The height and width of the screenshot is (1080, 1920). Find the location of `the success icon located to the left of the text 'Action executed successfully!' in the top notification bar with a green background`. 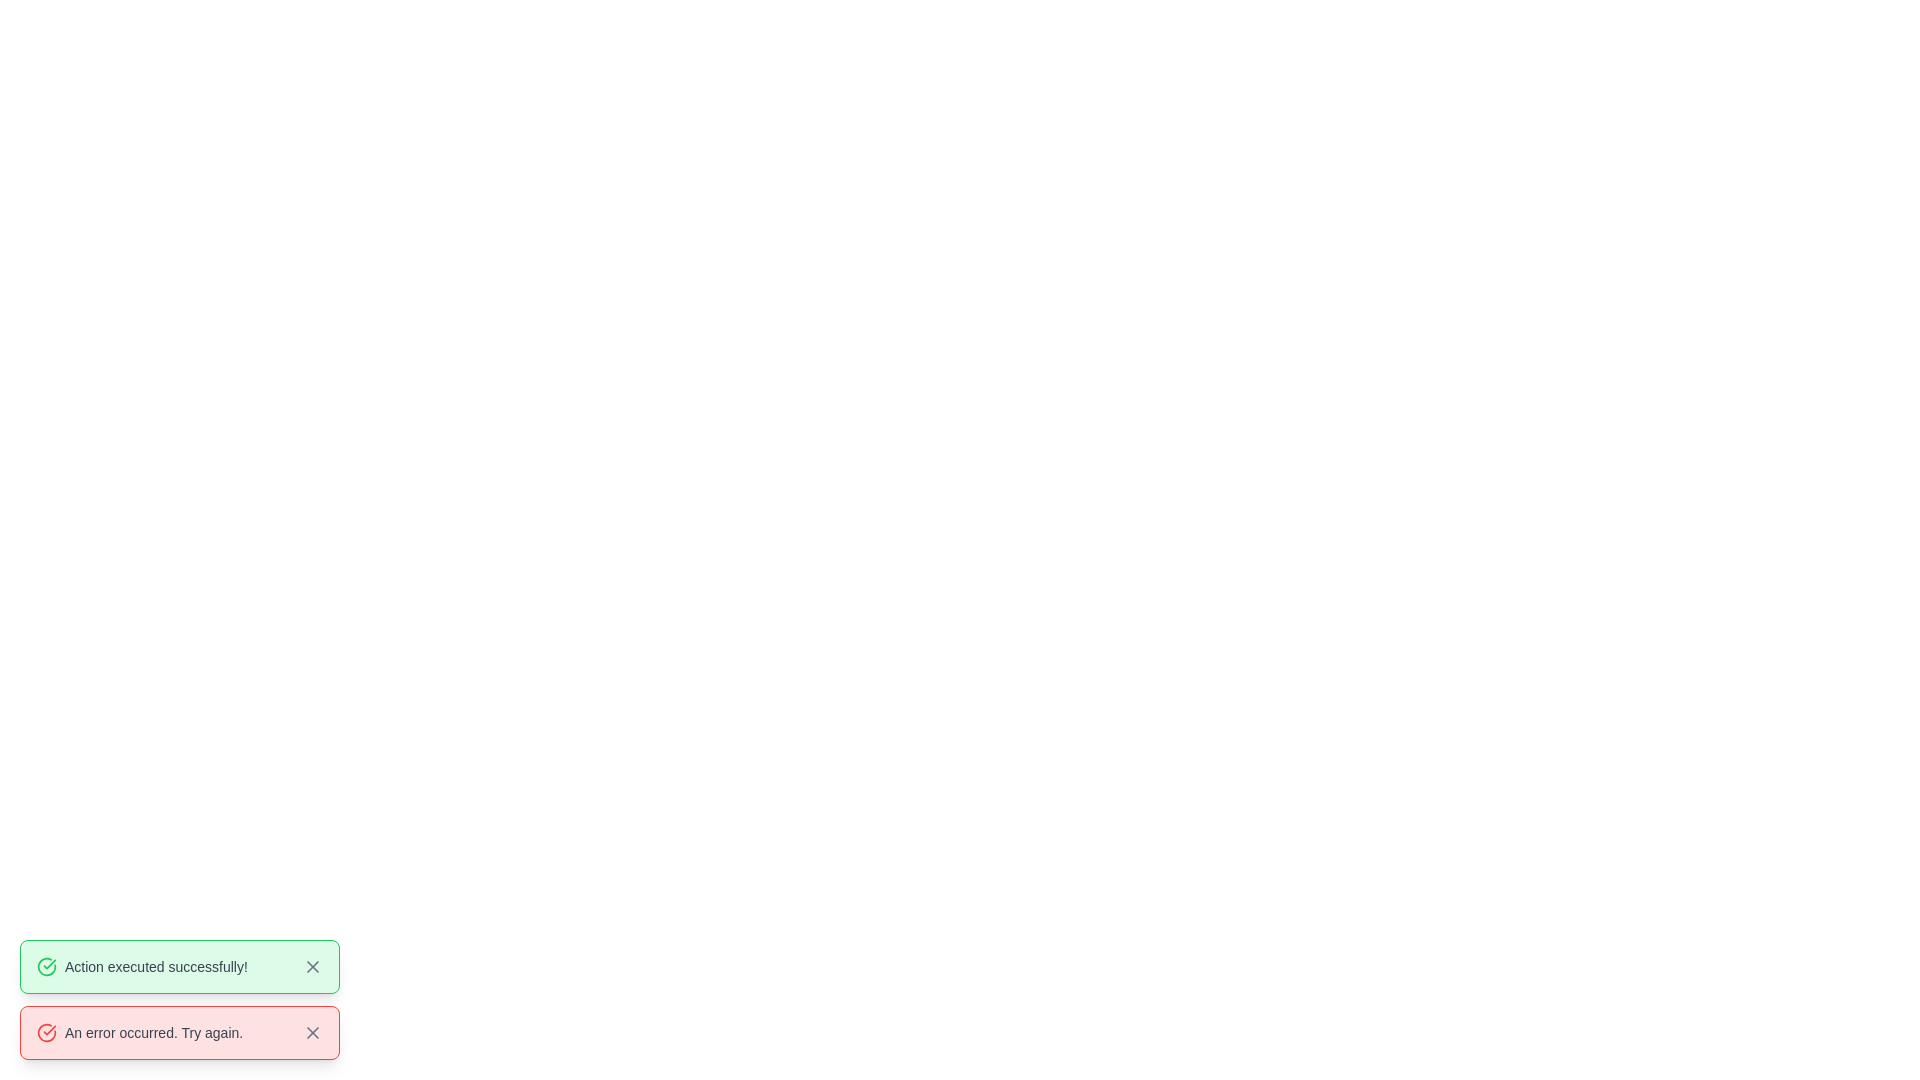

the success icon located to the left of the text 'Action executed successfully!' in the top notification bar with a green background is located at coordinates (47, 966).